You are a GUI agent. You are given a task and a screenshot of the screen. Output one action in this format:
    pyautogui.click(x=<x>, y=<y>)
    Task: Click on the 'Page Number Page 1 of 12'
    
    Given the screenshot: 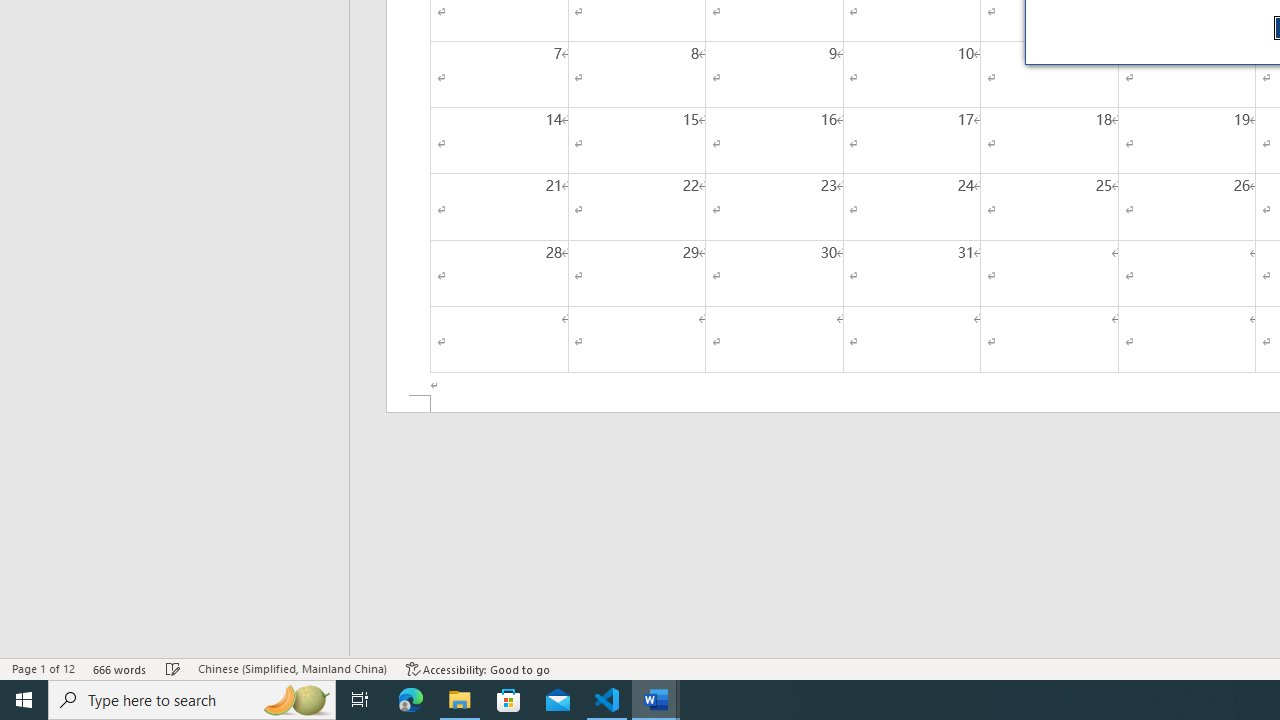 What is the action you would take?
    pyautogui.click(x=43, y=669)
    